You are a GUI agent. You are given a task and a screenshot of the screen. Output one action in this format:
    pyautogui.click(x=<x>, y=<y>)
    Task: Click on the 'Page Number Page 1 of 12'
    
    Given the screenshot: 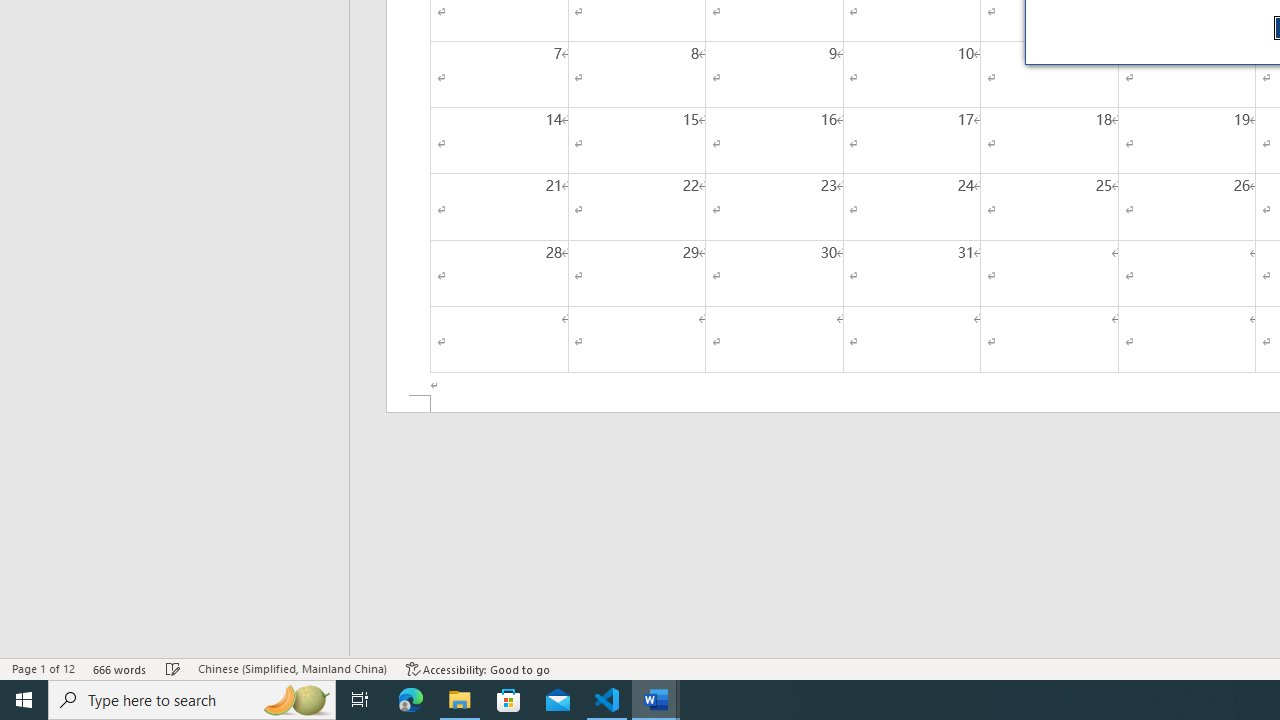 What is the action you would take?
    pyautogui.click(x=43, y=669)
    